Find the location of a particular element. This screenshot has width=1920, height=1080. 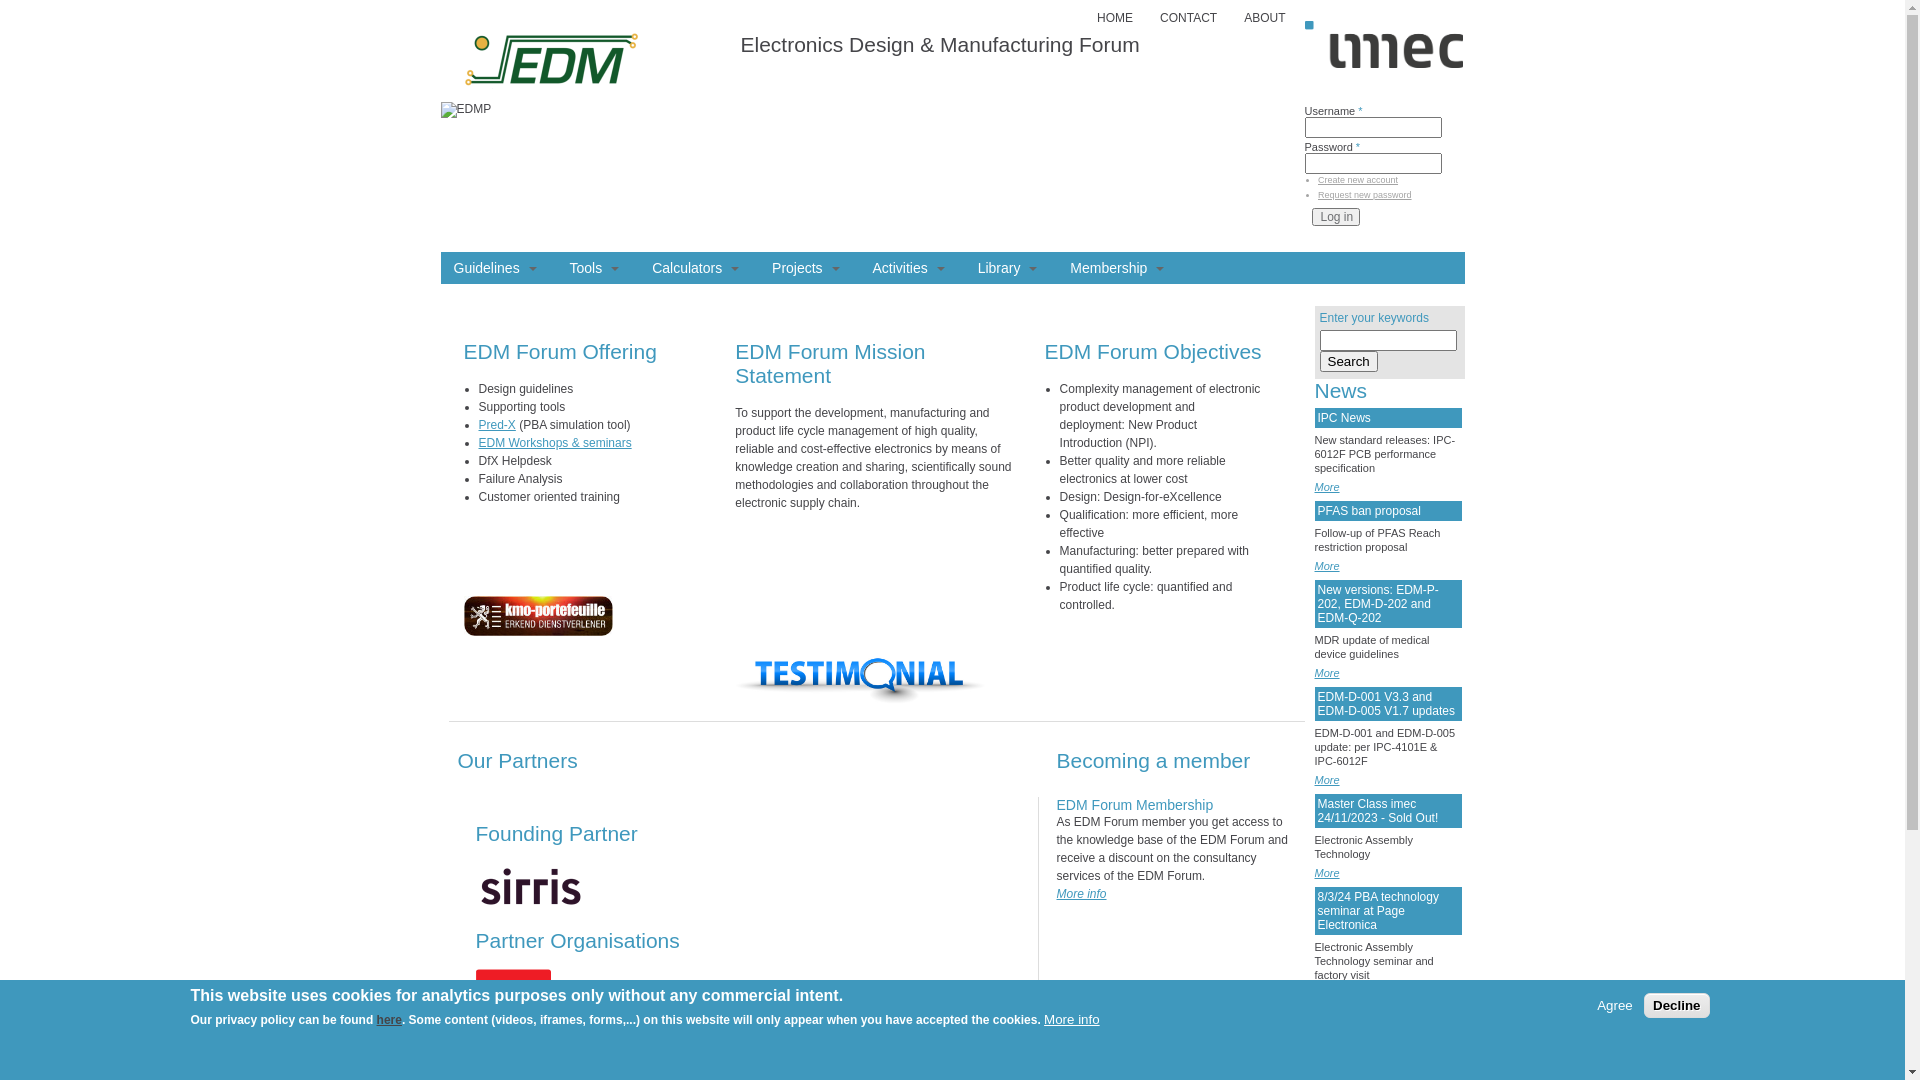

'Activities' is located at coordinates (907, 266).